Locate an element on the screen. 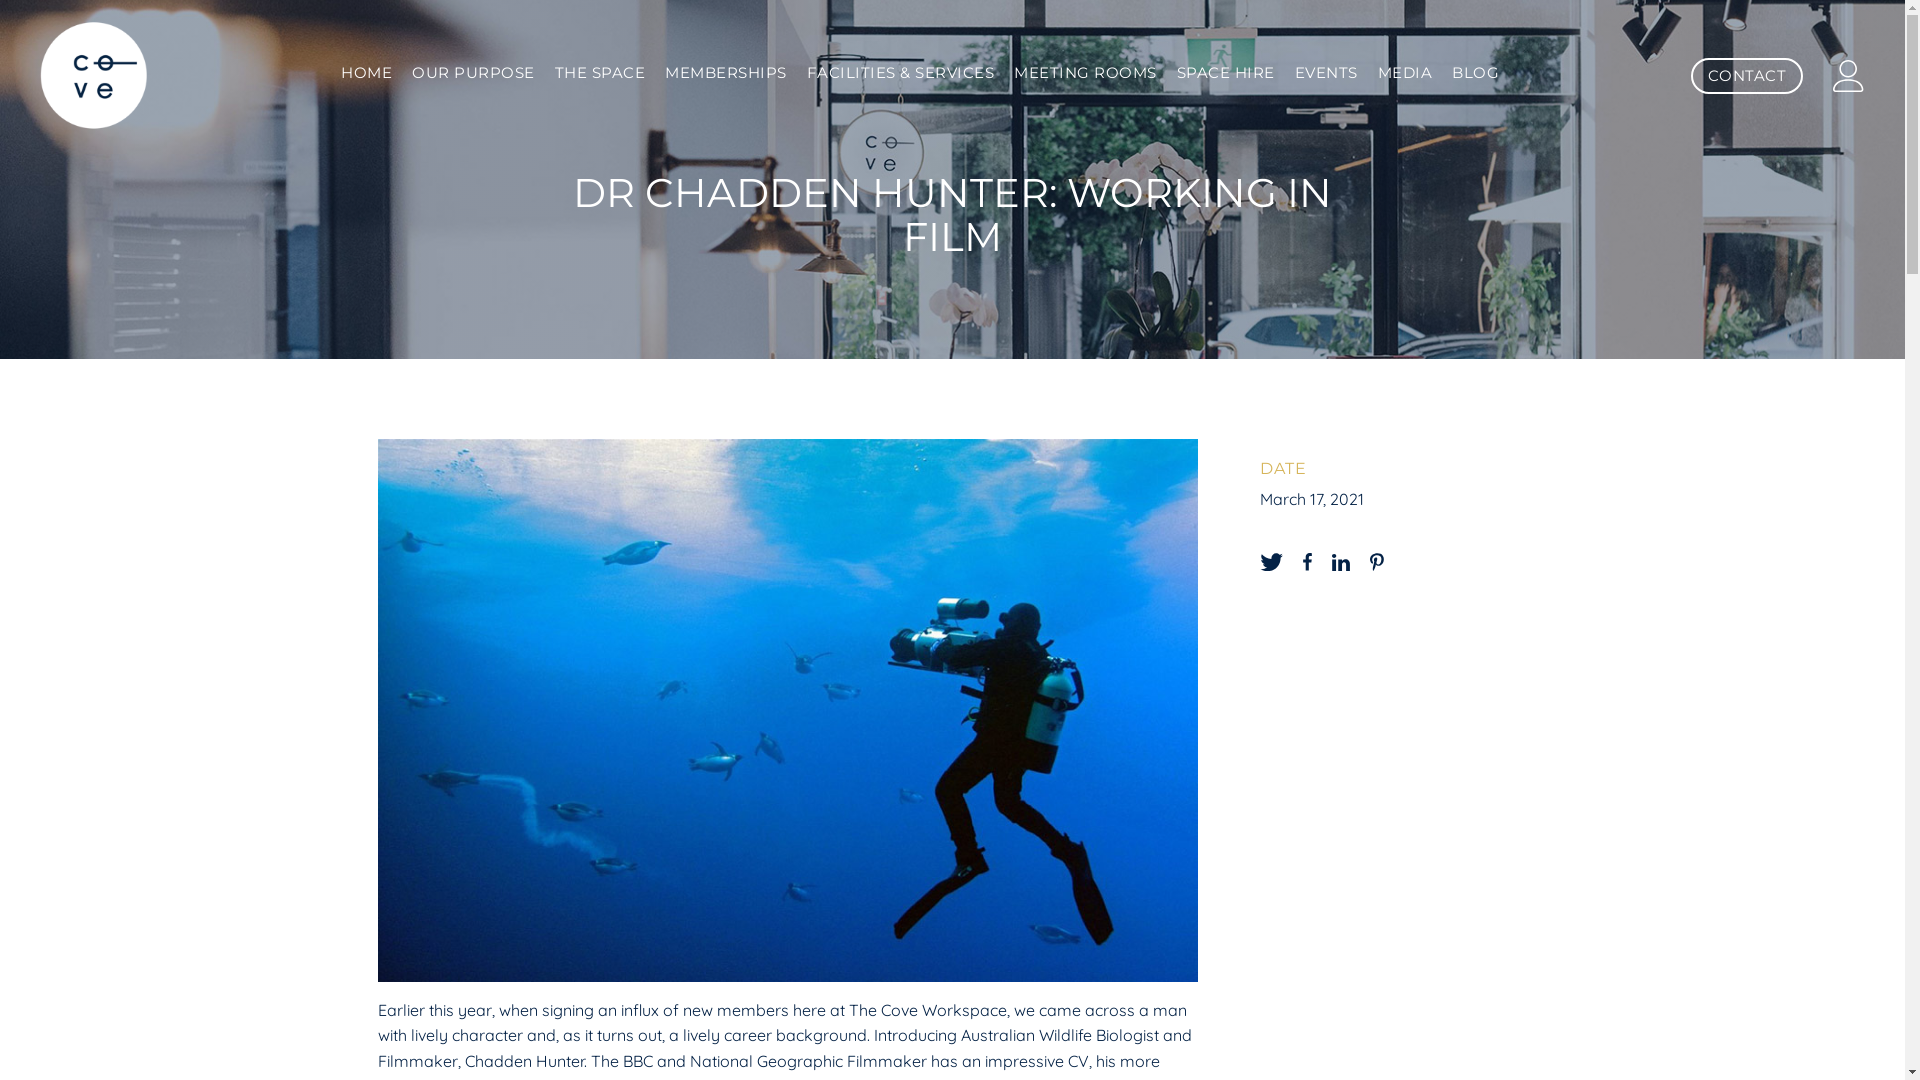 This screenshot has width=1920, height=1080. 'EVENTS' is located at coordinates (1326, 72).